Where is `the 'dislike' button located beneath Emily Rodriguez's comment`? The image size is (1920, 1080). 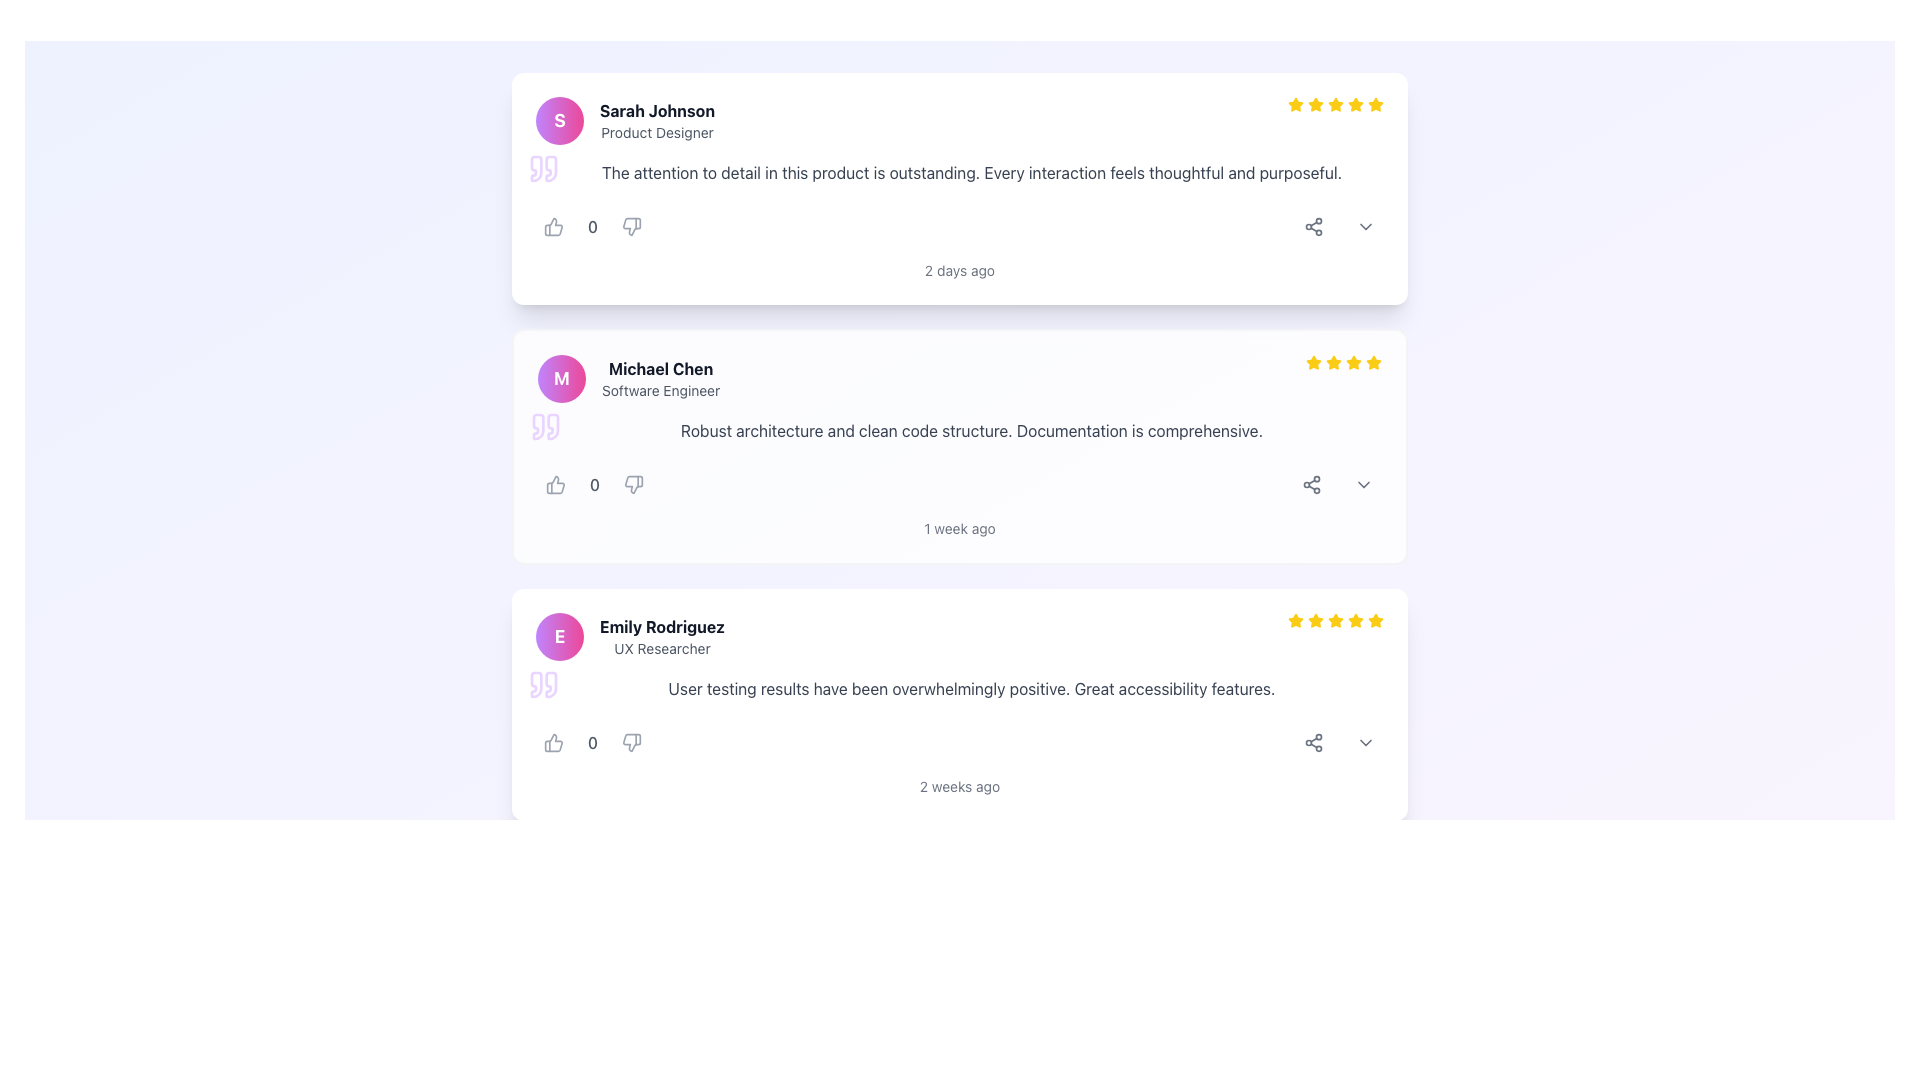 the 'dislike' button located beneath Emily Rodriguez's comment is located at coordinates (631, 743).